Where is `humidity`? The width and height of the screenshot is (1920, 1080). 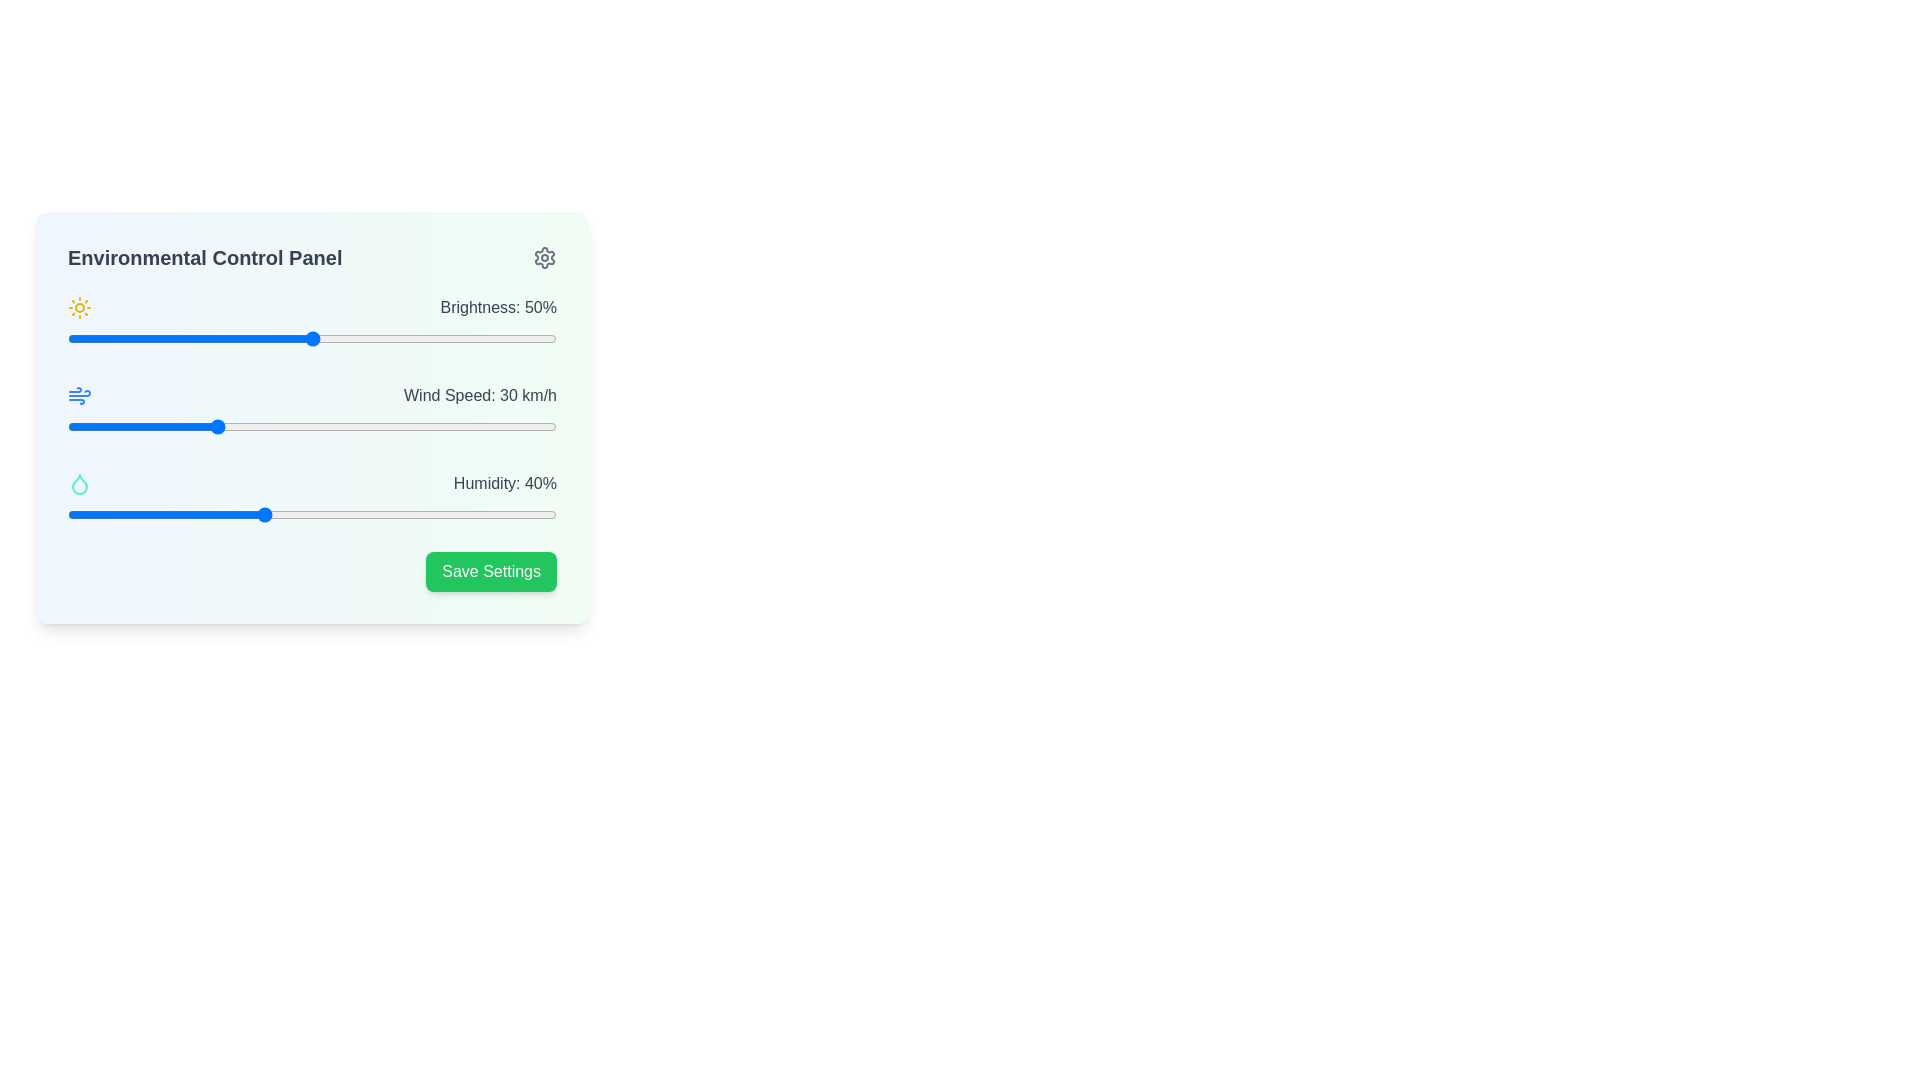 humidity is located at coordinates (472, 514).